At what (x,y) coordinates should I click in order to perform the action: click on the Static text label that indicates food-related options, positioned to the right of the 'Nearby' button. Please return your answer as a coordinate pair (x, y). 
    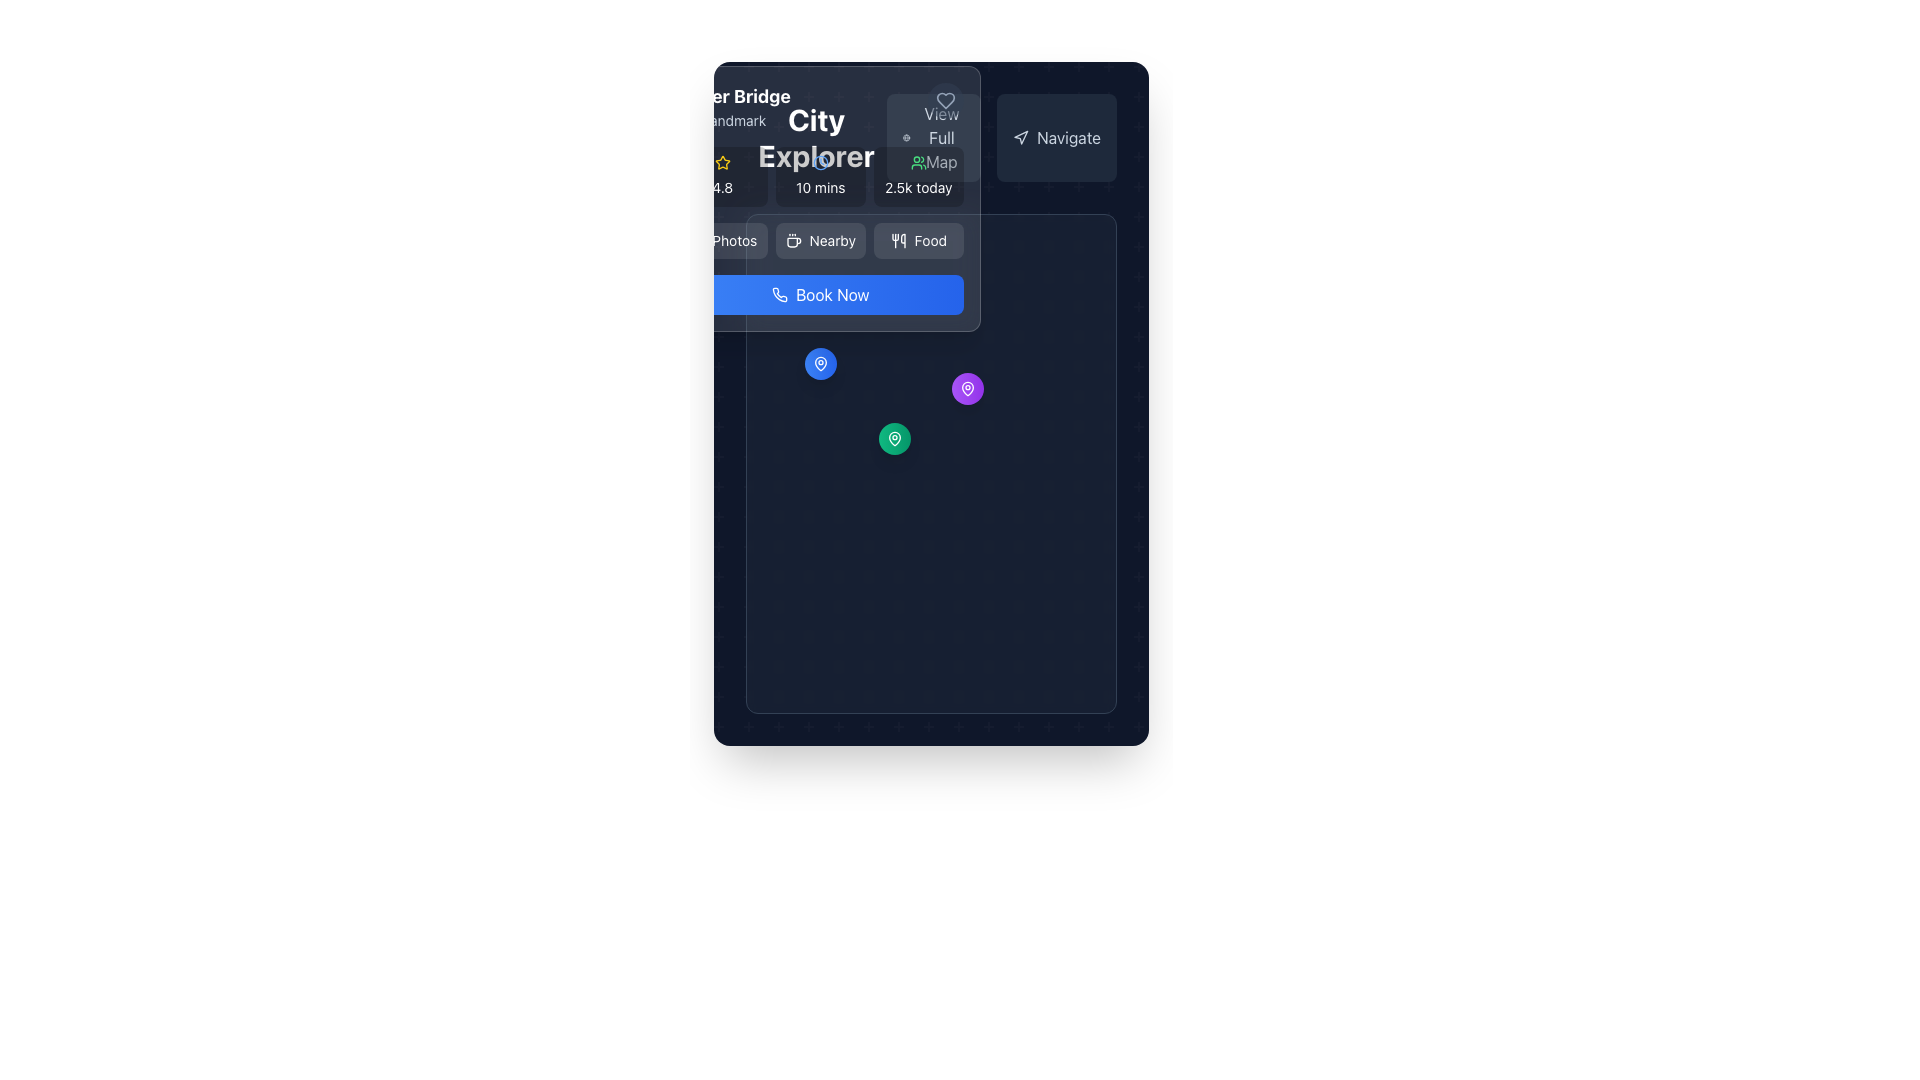
    Looking at the image, I should click on (929, 240).